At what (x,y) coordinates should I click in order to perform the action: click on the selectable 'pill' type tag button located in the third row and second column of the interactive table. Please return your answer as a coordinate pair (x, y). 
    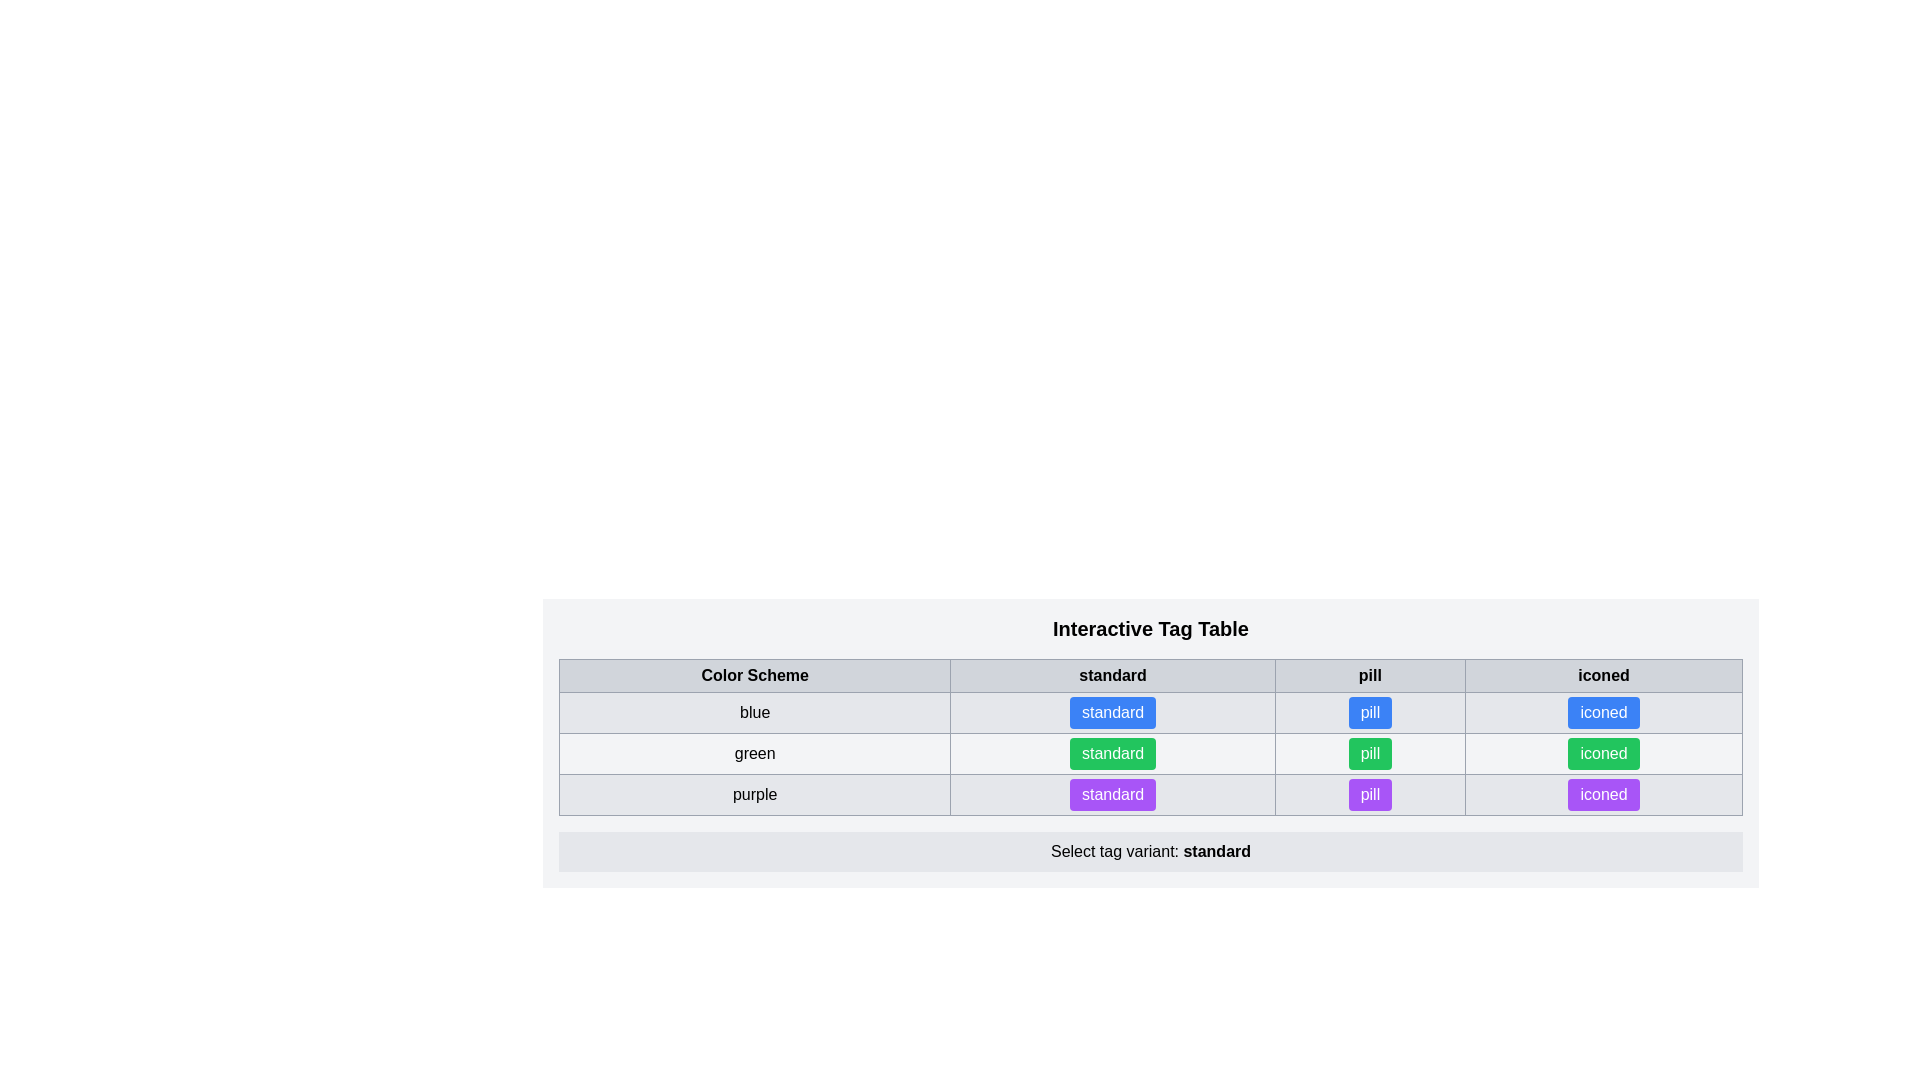
    Looking at the image, I should click on (1369, 793).